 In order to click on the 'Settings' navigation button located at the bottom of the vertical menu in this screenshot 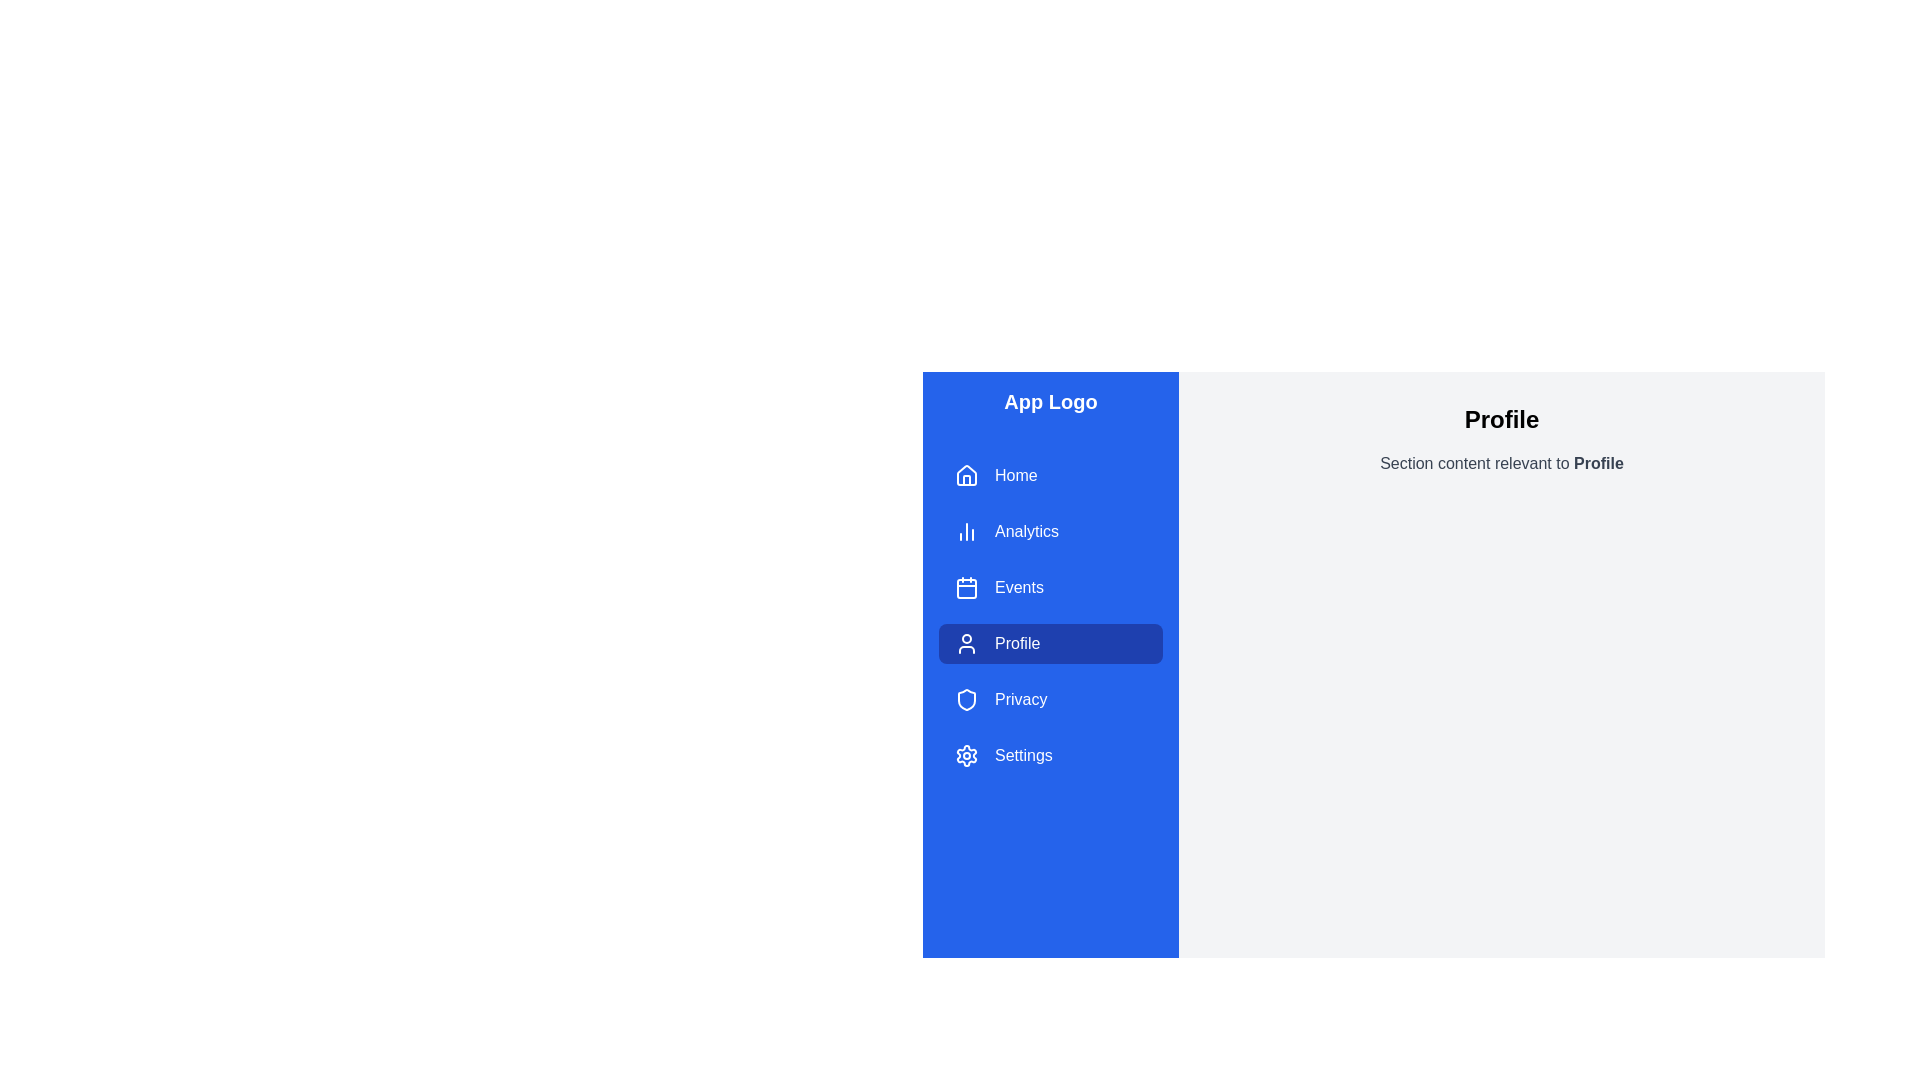, I will do `click(1050, 756)`.